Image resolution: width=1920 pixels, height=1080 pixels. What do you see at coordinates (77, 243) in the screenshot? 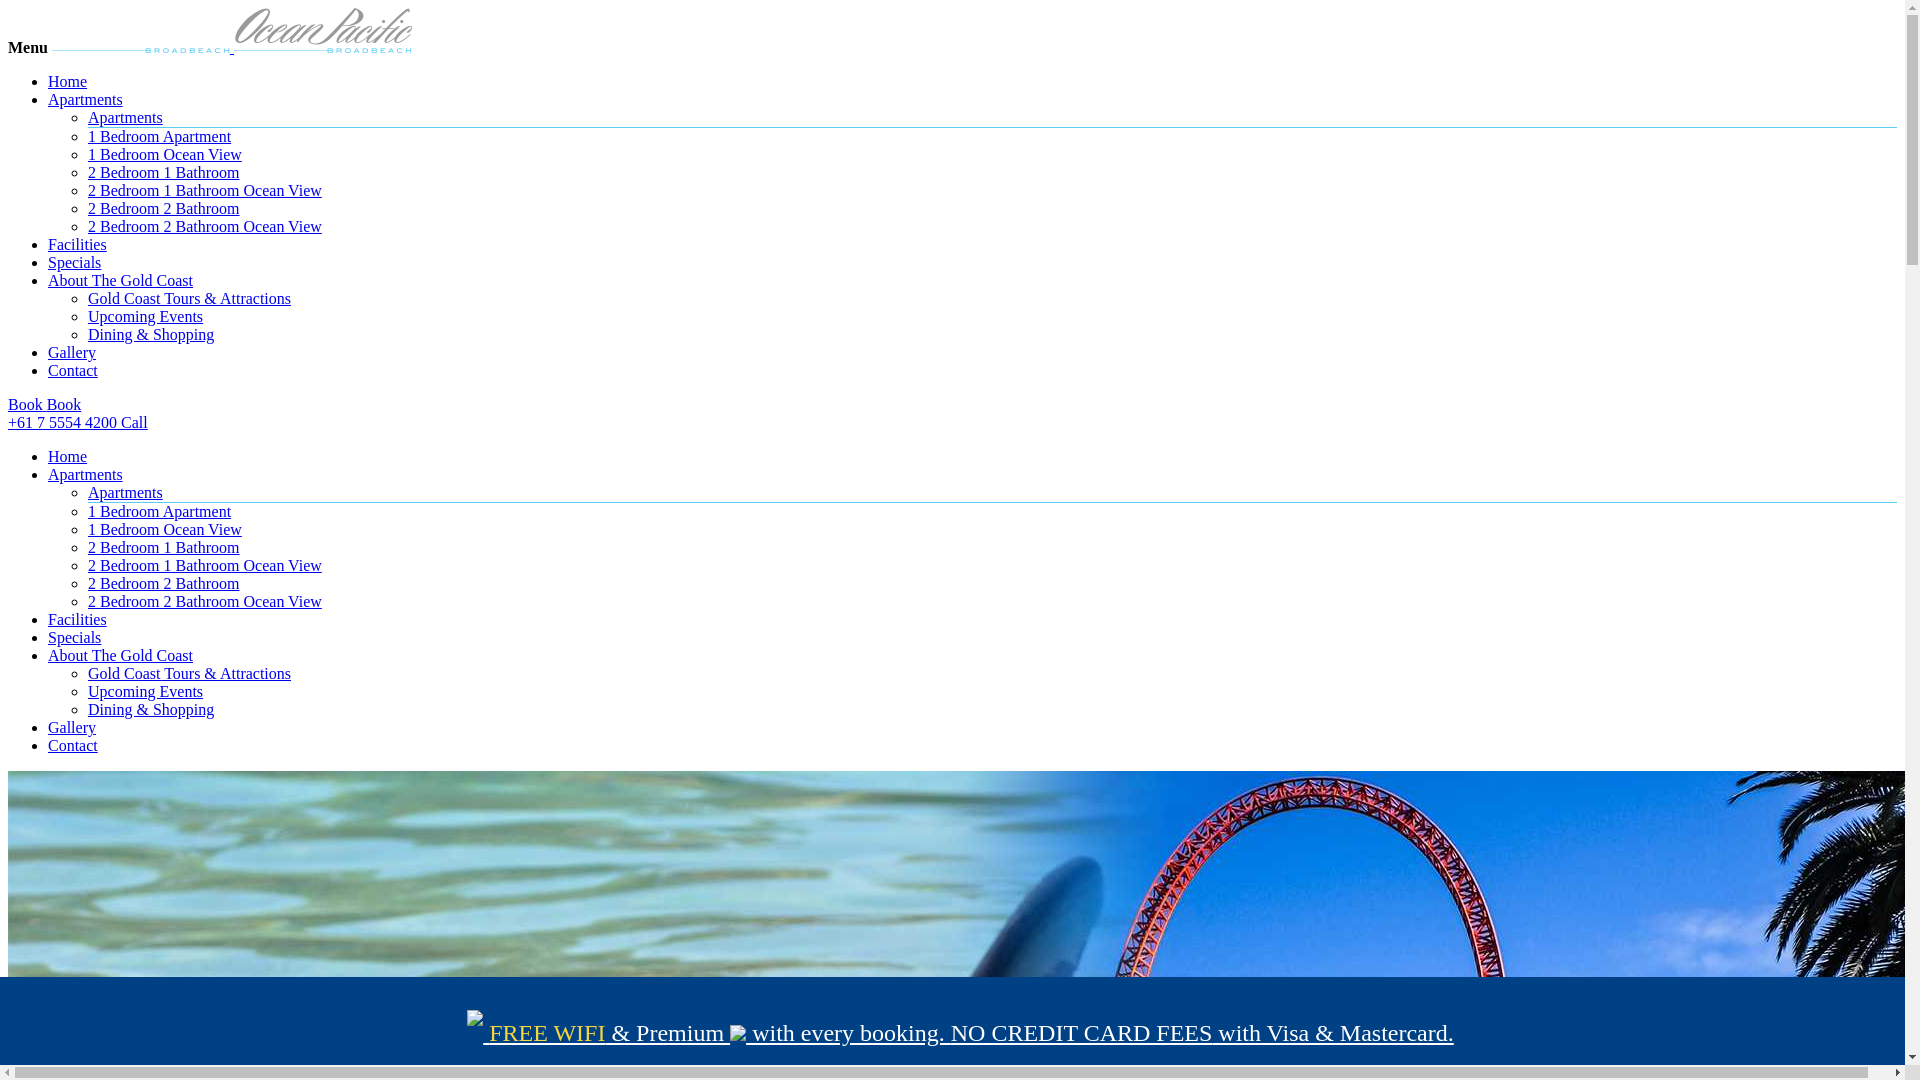
I see `'Facilities'` at bounding box center [77, 243].